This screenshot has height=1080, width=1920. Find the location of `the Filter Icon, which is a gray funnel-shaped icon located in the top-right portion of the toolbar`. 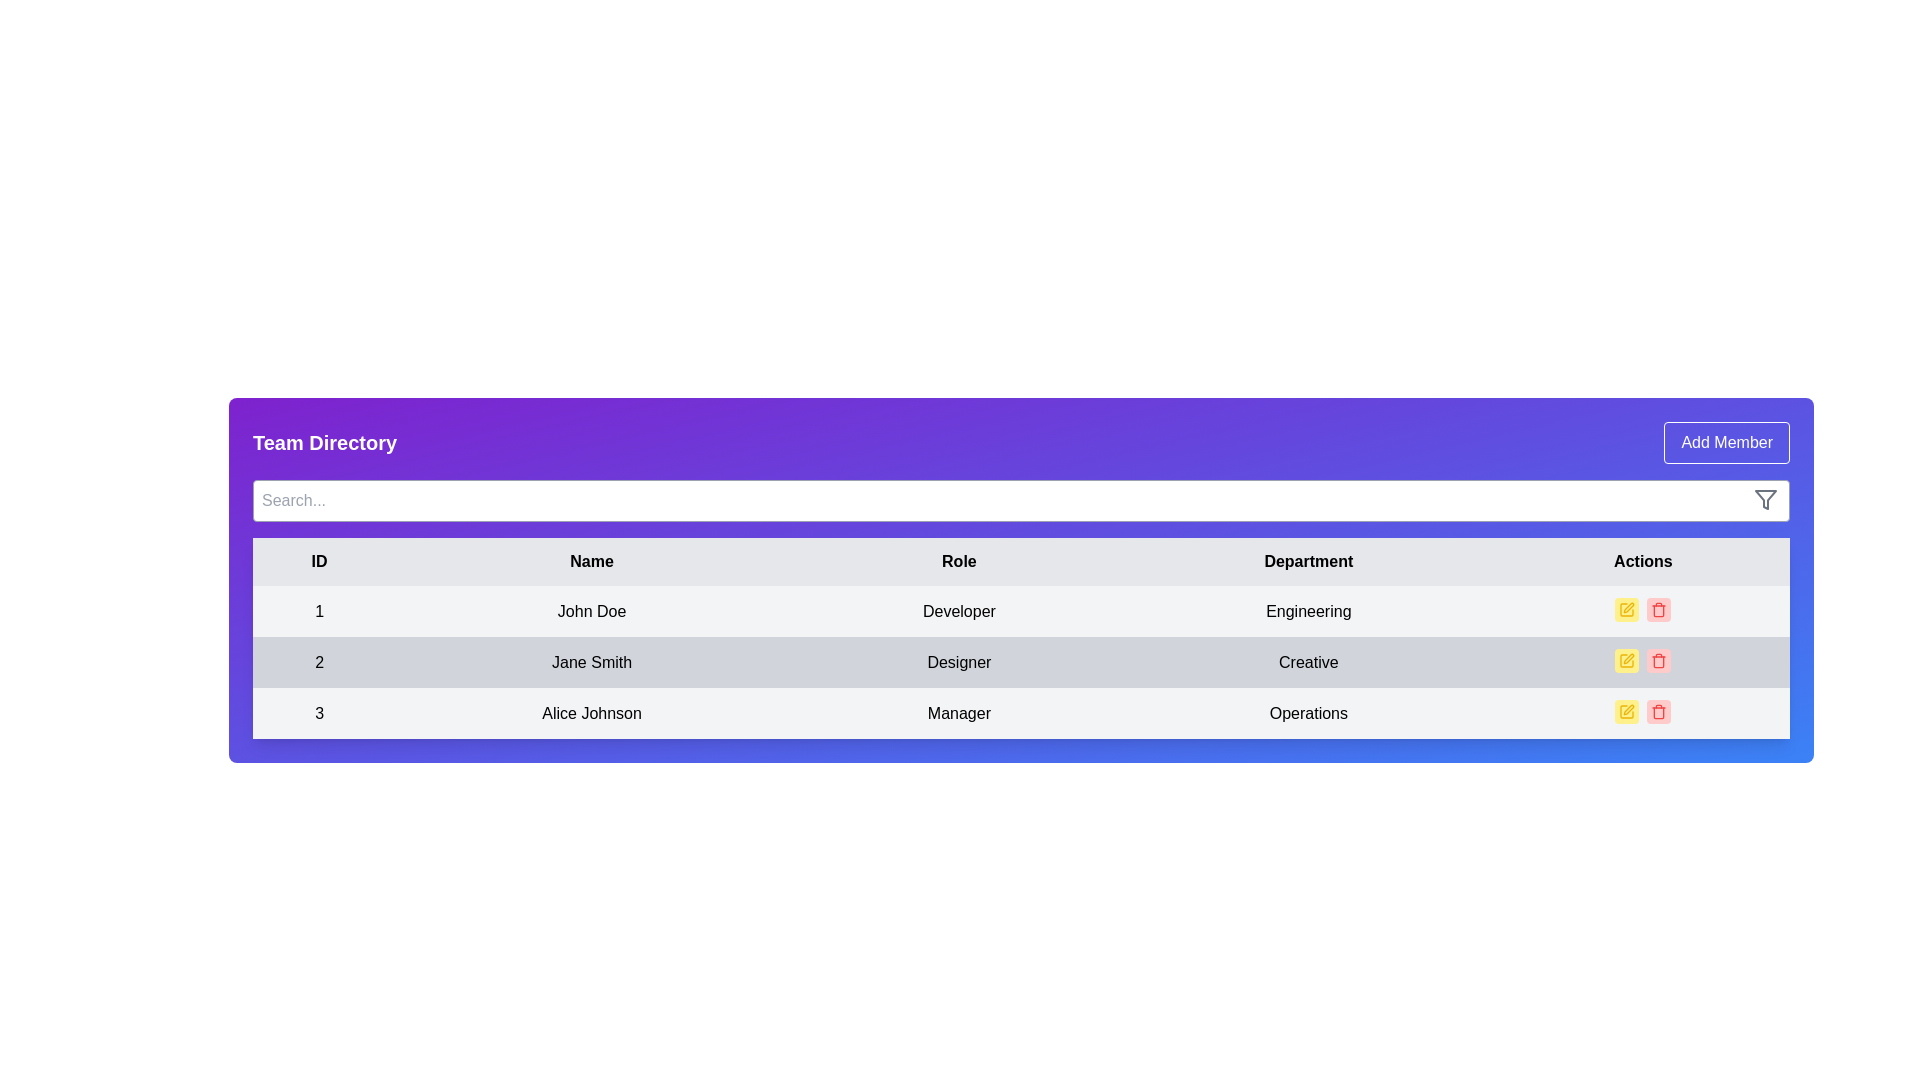

the Filter Icon, which is a gray funnel-shaped icon located in the top-right portion of the toolbar is located at coordinates (1766, 499).